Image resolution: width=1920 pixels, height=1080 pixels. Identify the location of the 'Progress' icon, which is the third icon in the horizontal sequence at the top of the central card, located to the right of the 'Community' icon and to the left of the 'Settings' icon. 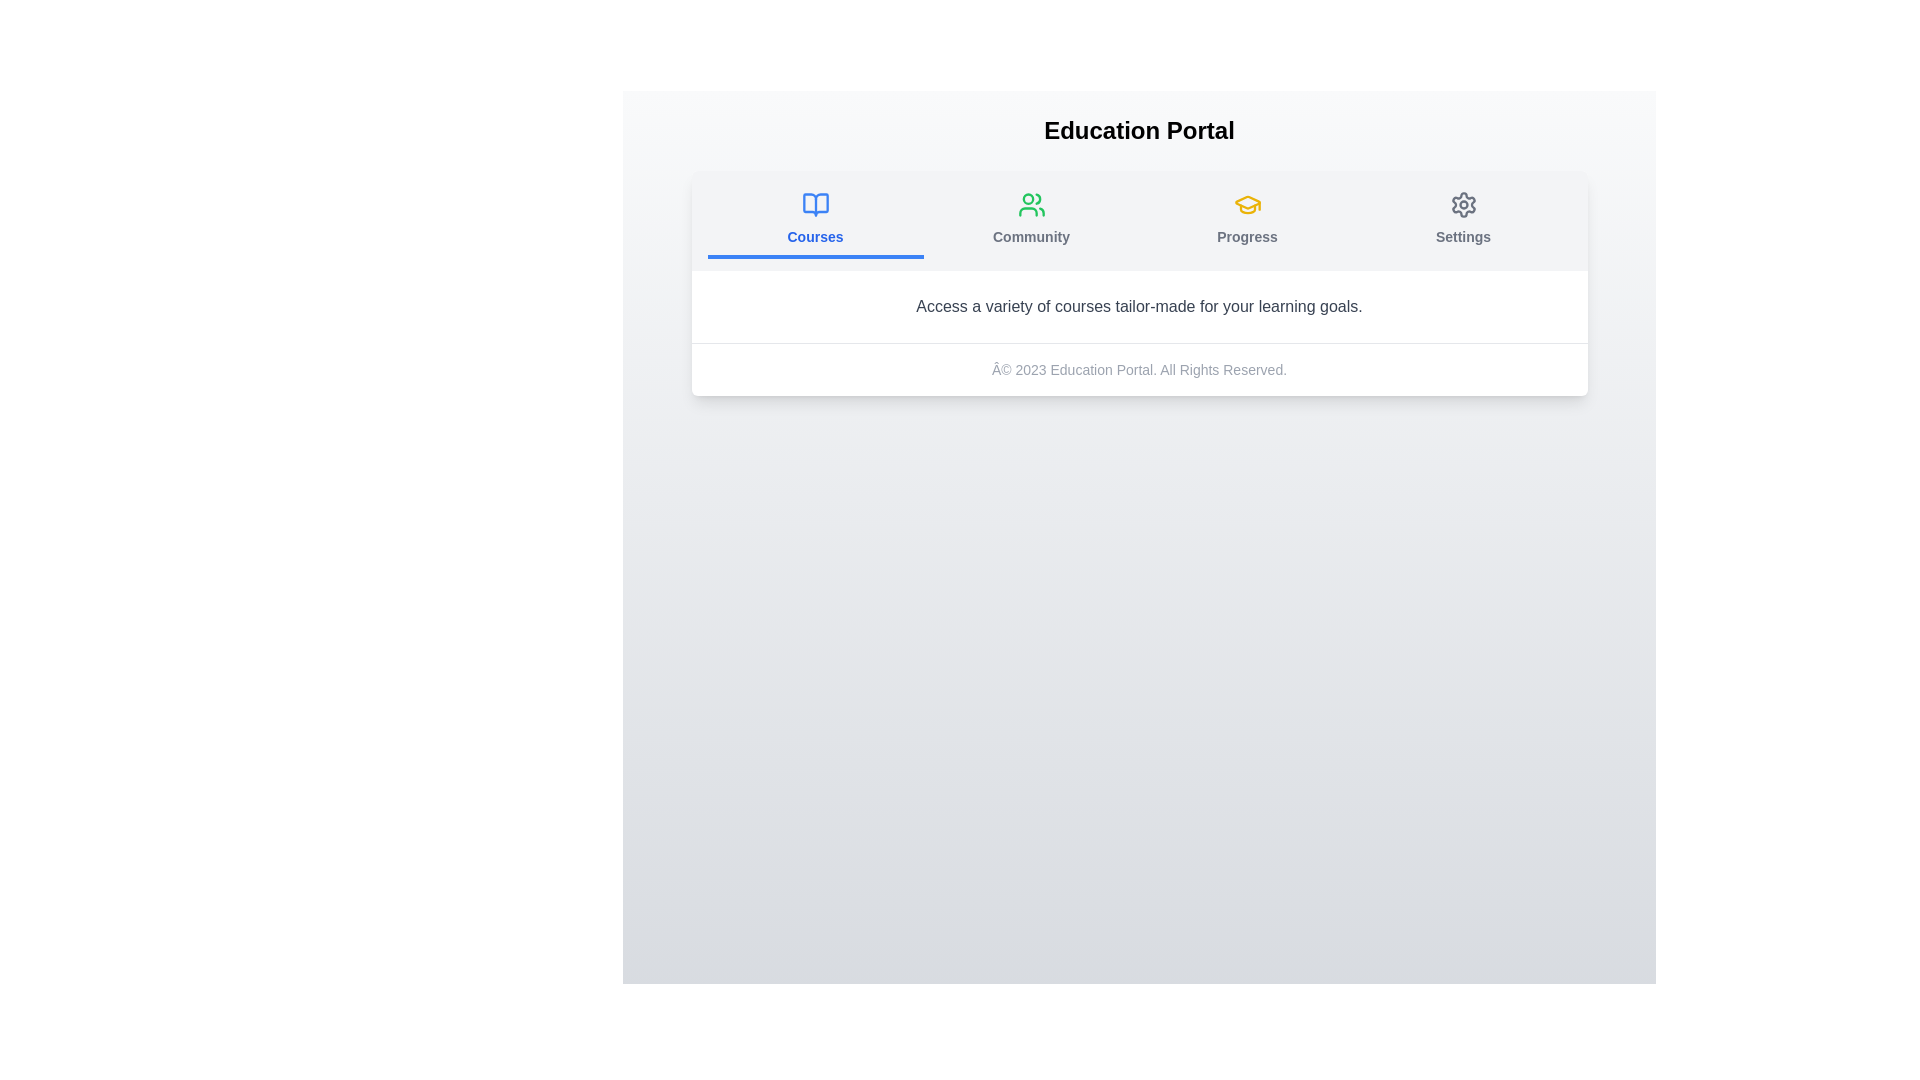
(1246, 204).